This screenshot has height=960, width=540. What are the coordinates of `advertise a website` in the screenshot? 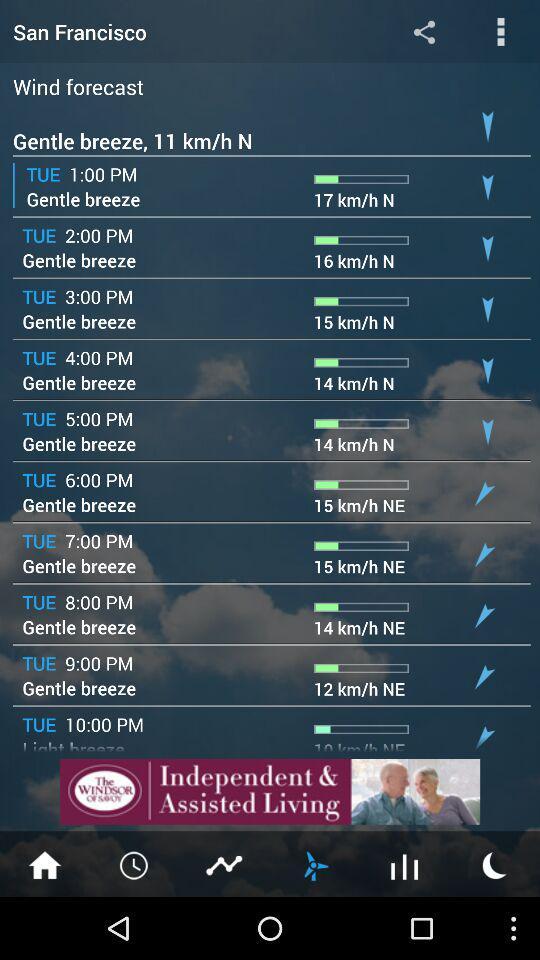 It's located at (270, 791).